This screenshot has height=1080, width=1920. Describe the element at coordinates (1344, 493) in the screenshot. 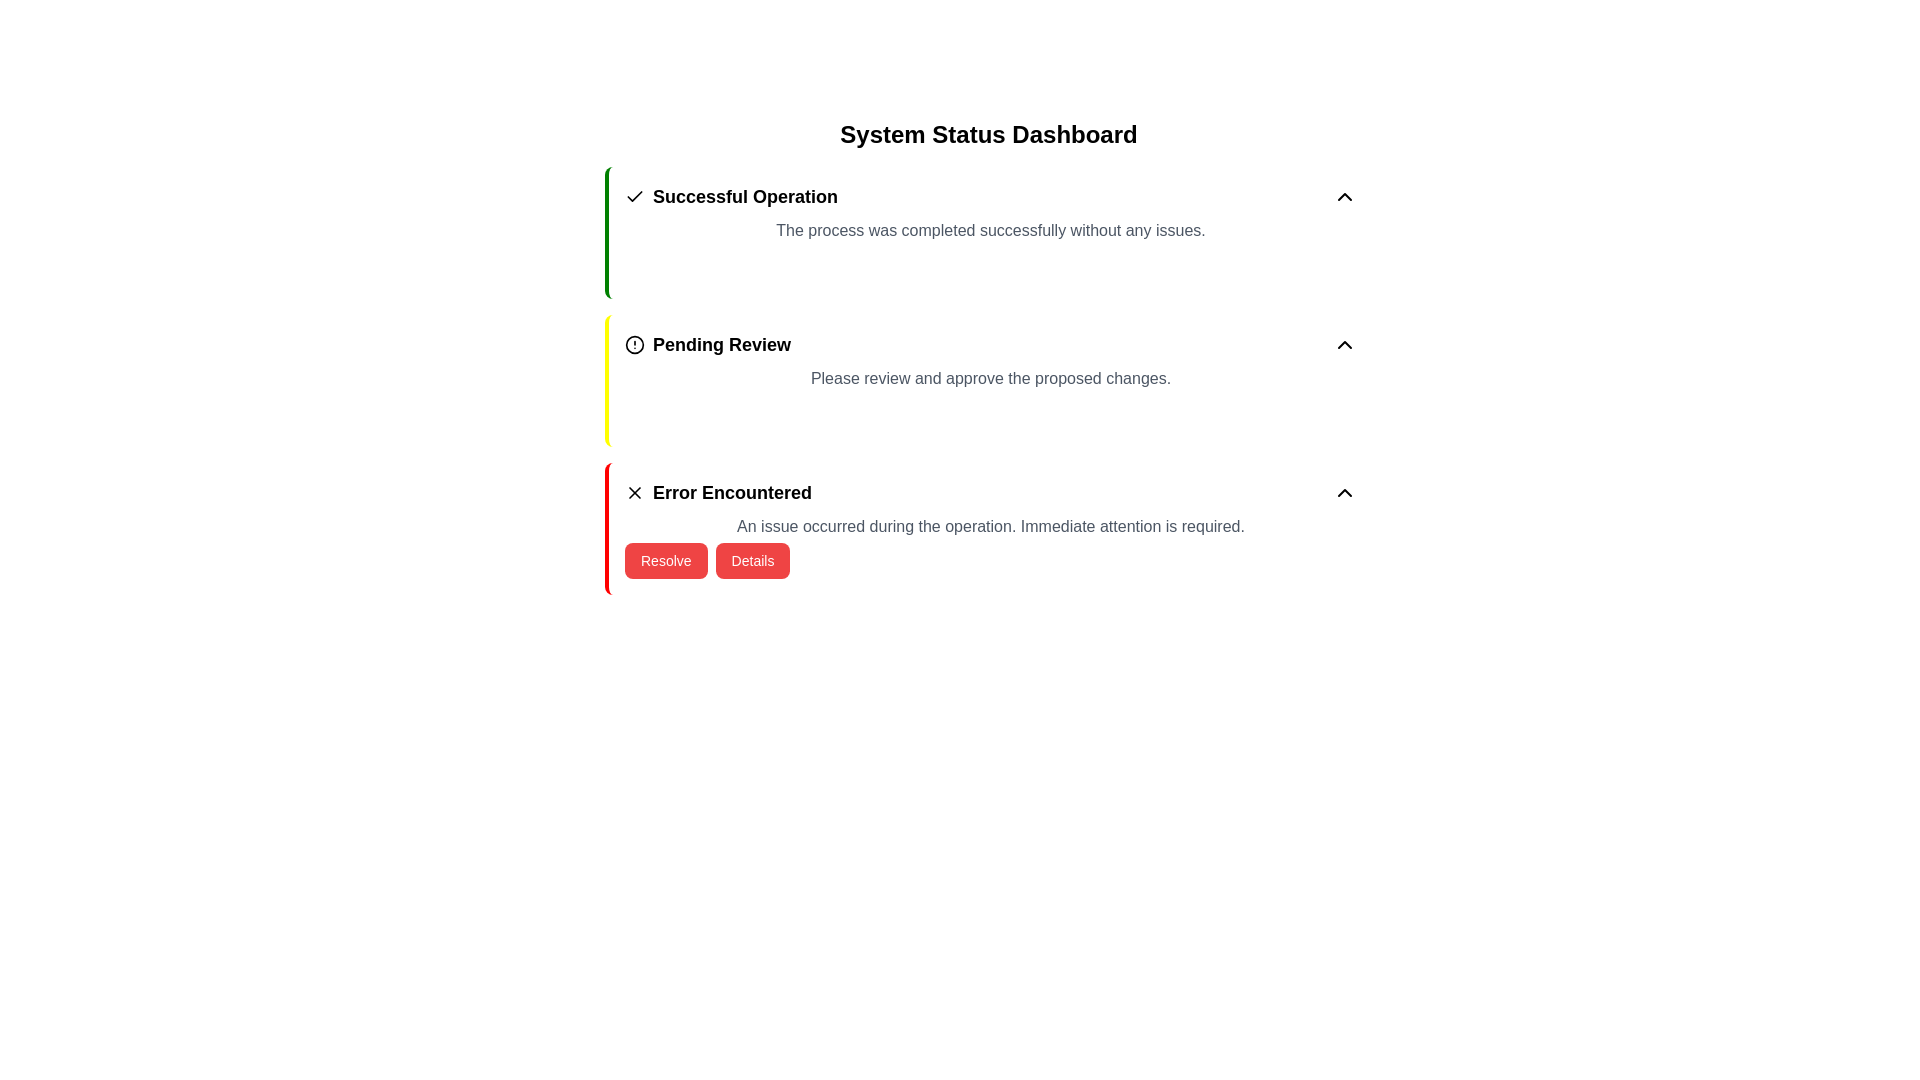

I see `the icon-based toggle button located in the 'Error Encountered' section` at that location.